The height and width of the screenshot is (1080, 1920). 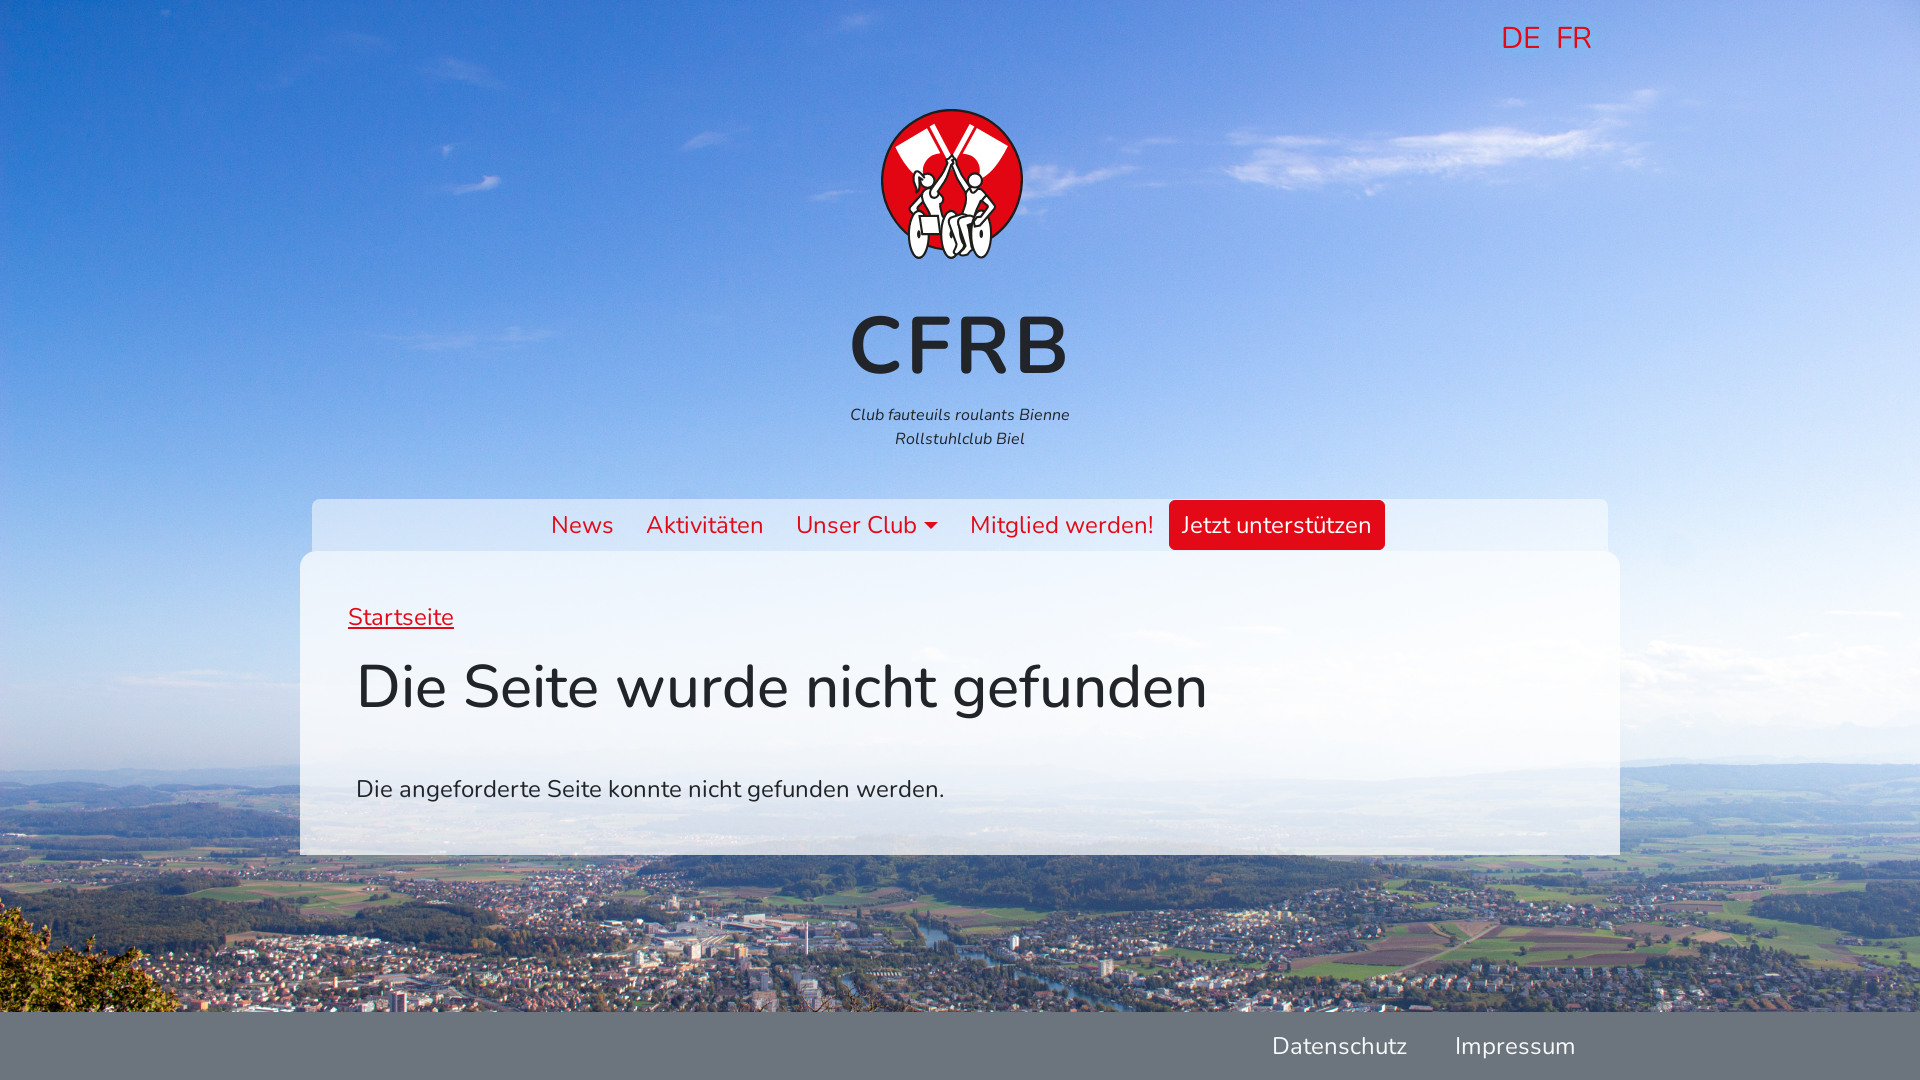 I want to click on 'Startseite', so click(x=400, y=616).